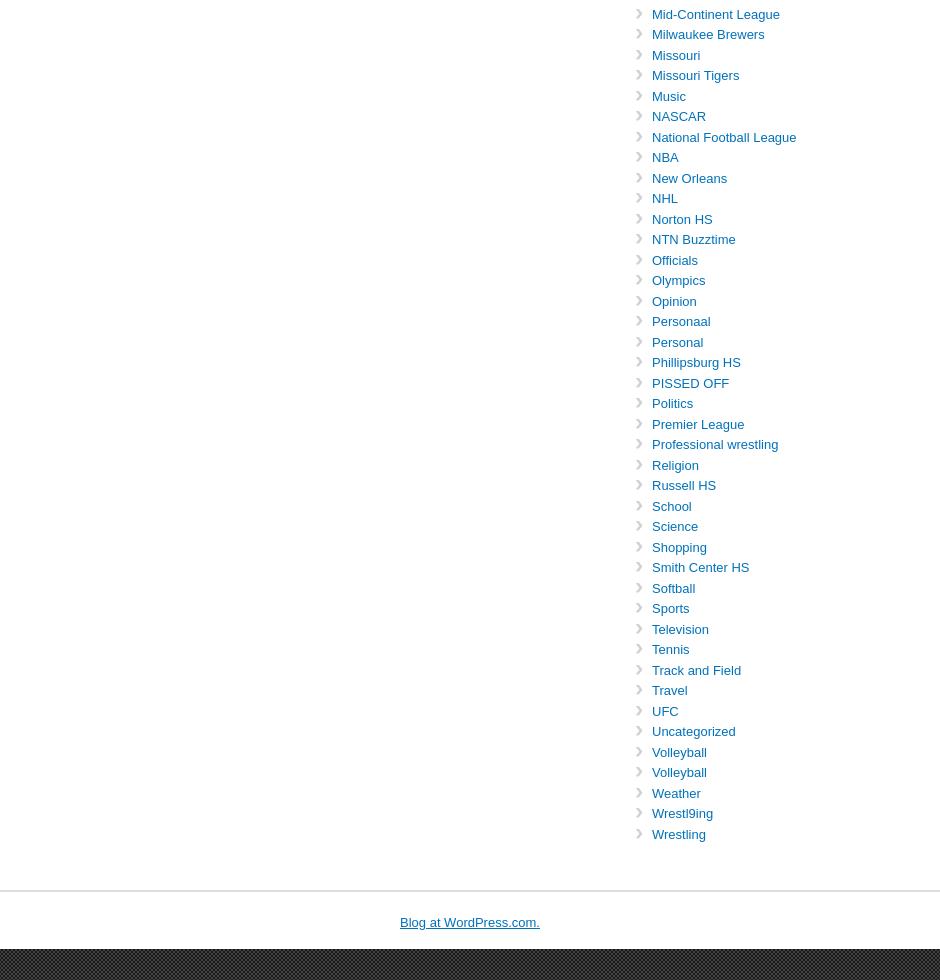 The image size is (940, 980). I want to click on 'Television', so click(679, 628).